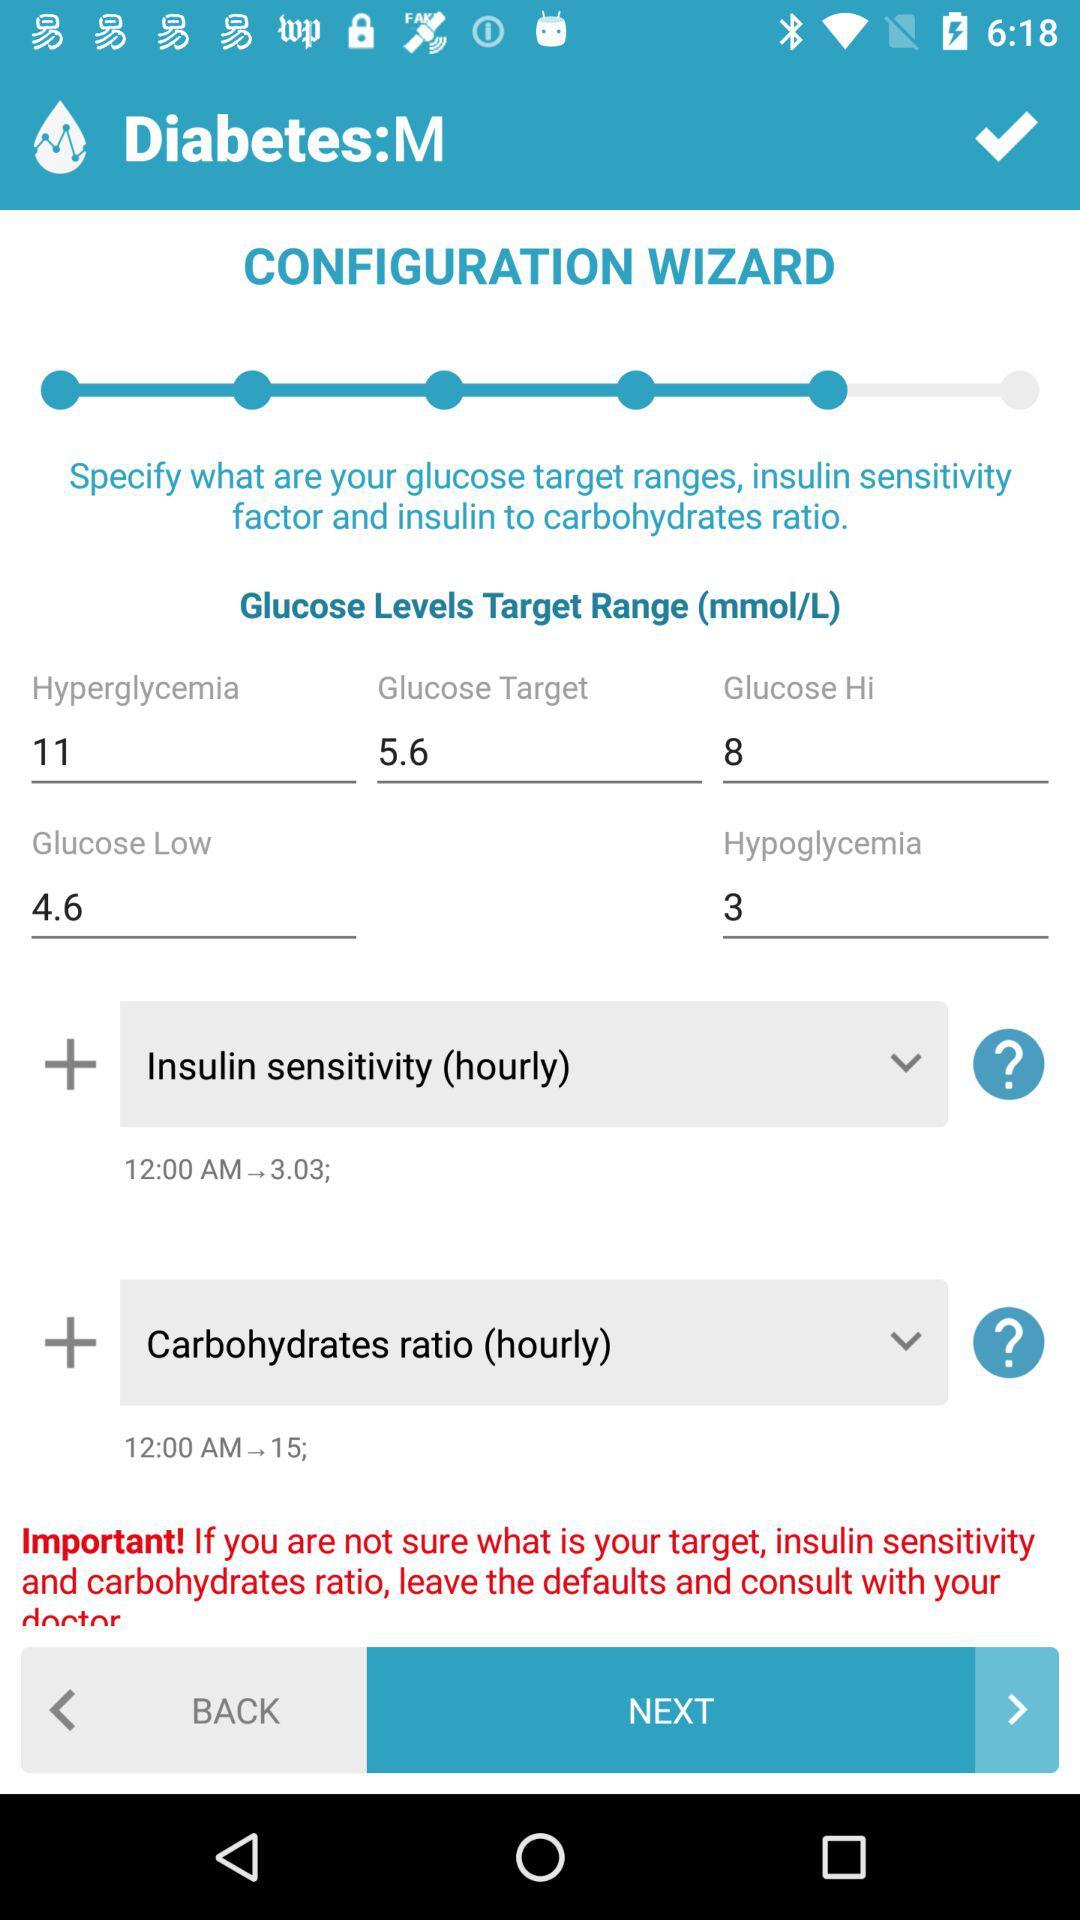  What do you see at coordinates (193, 750) in the screenshot?
I see `the item to the left of the 5.6 item` at bounding box center [193, 750].